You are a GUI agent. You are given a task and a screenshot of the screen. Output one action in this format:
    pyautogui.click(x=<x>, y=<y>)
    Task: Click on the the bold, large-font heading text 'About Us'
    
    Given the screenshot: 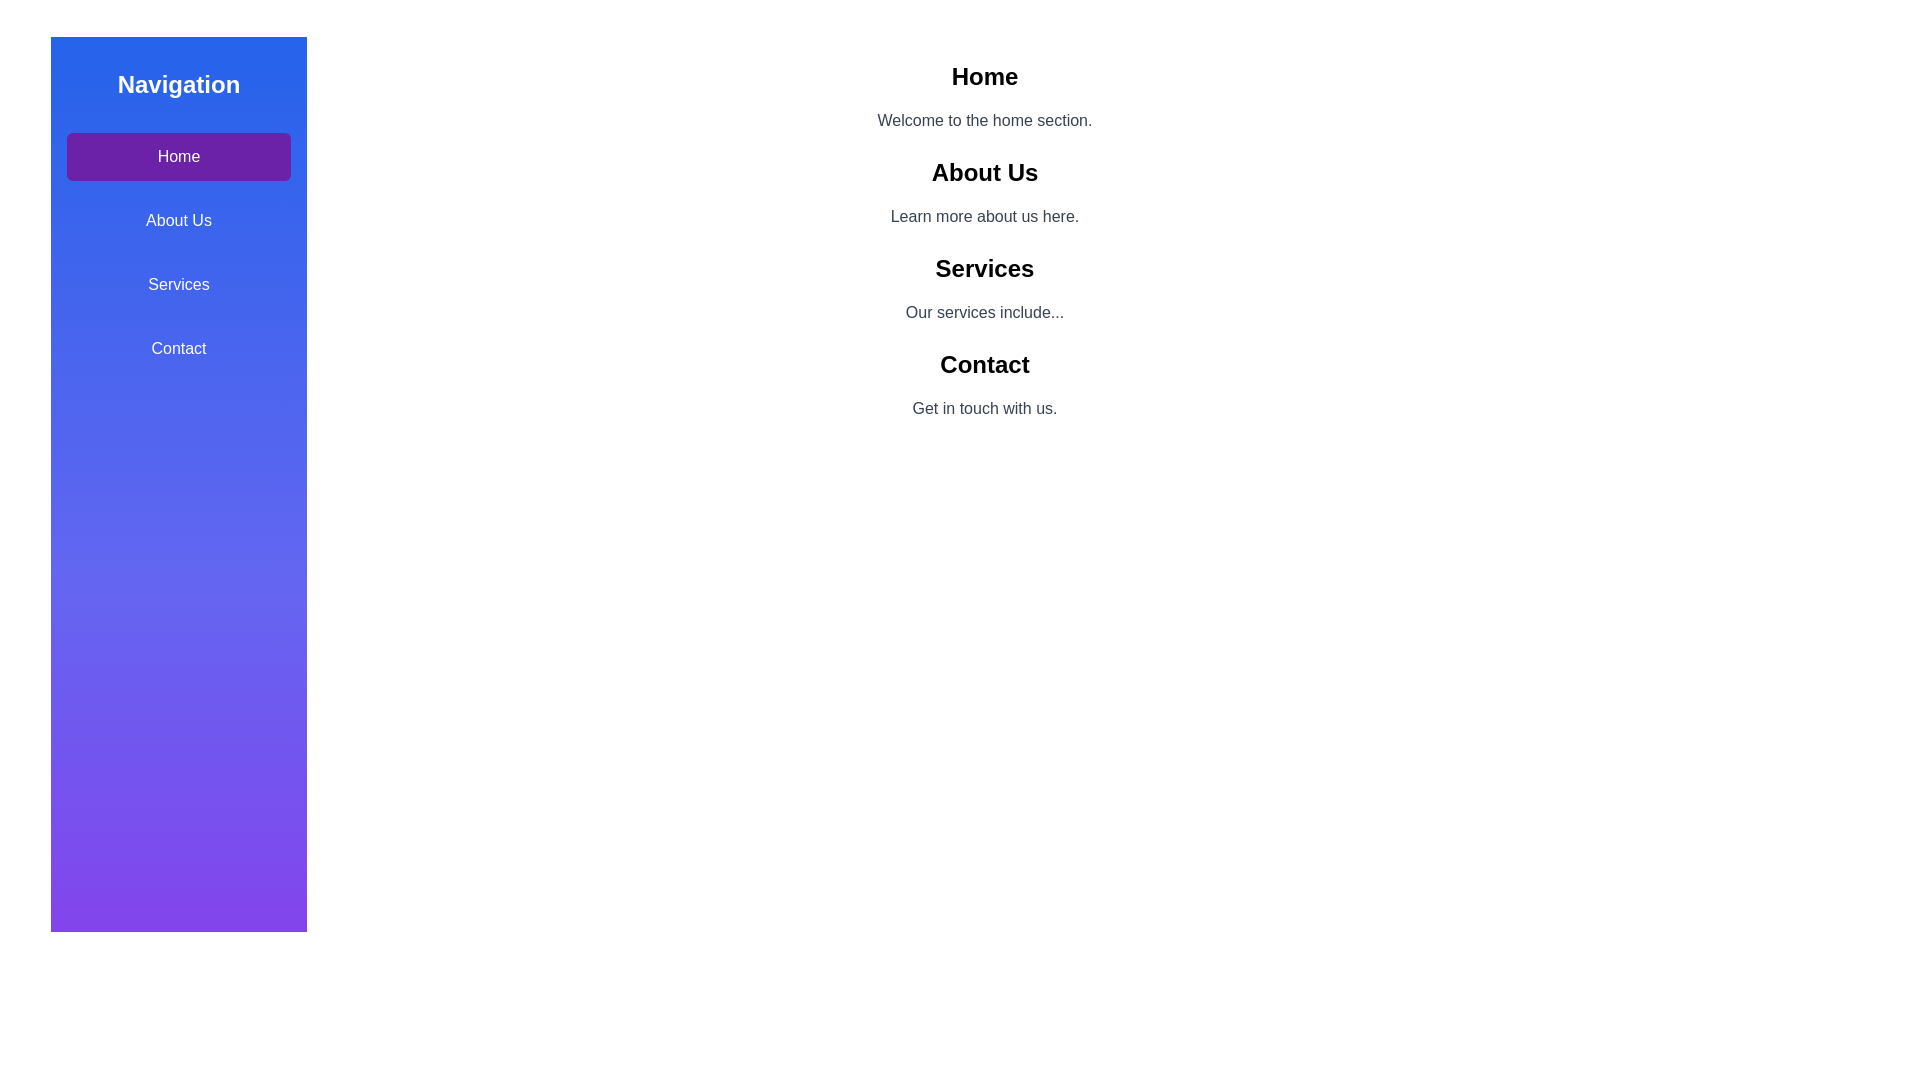 What is the action you would take?
    pyautogui.click(x=984, y=172)
    